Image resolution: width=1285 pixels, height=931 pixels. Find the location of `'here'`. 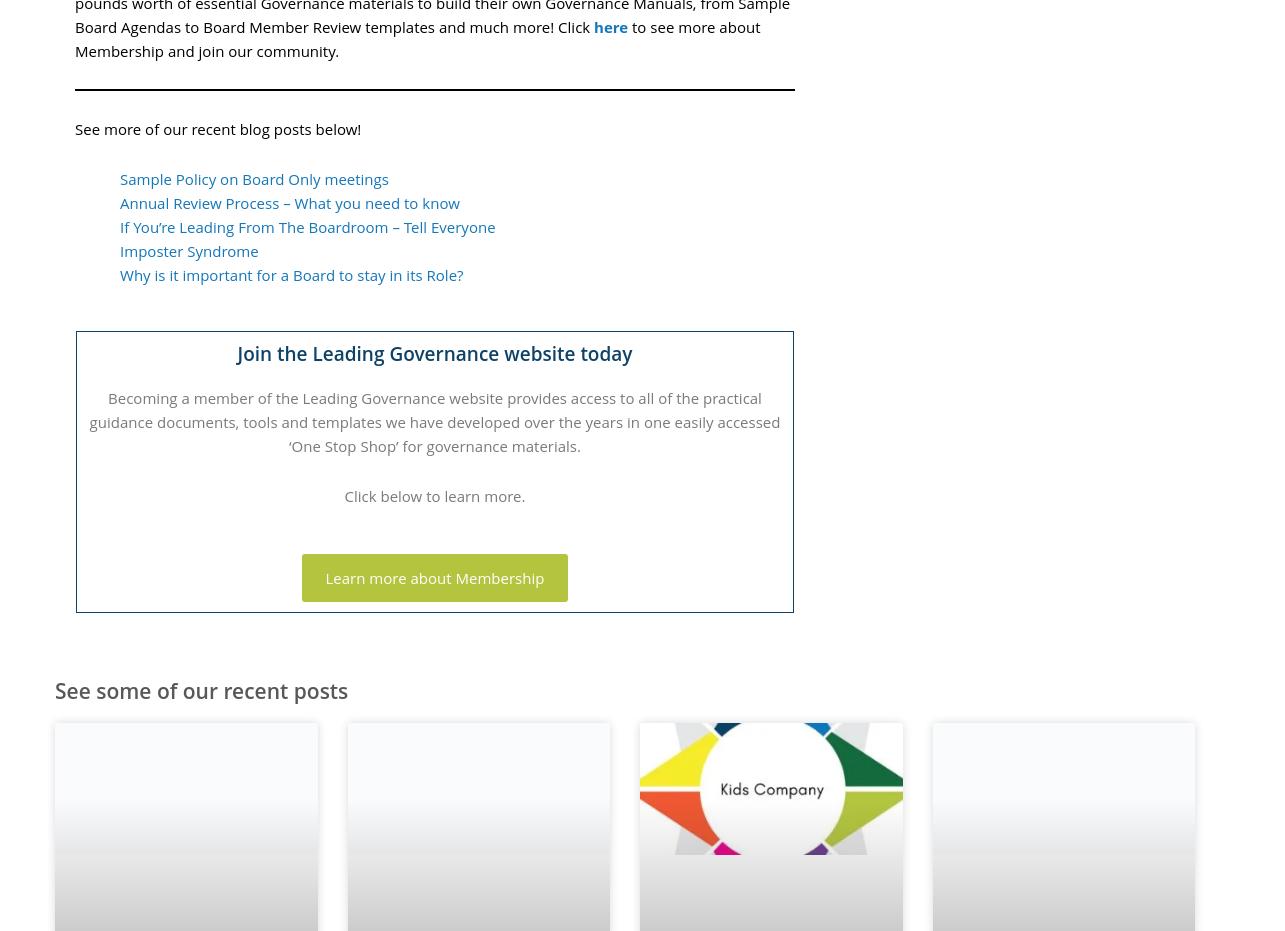

'here' is located at coordinates (594, 24).